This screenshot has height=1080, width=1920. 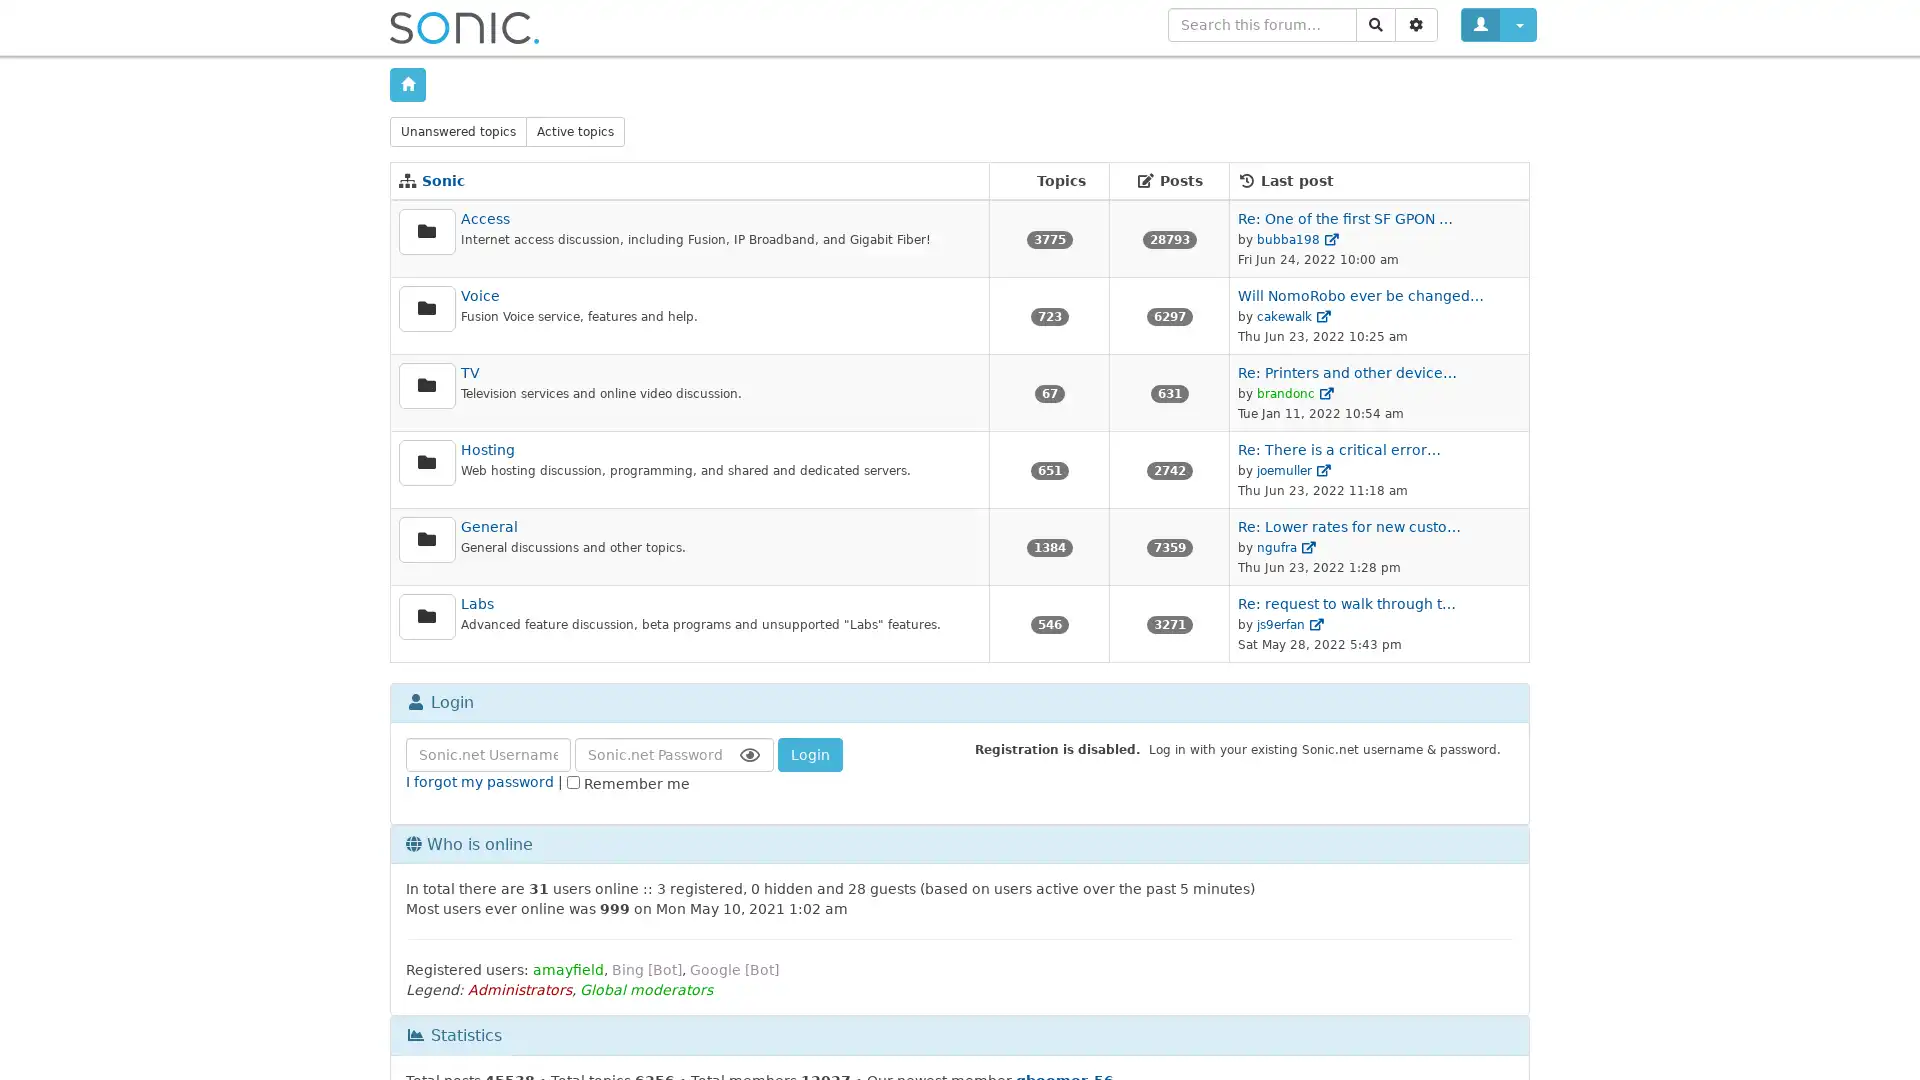 I want to click on Show Password, so click(x=749, y=753).